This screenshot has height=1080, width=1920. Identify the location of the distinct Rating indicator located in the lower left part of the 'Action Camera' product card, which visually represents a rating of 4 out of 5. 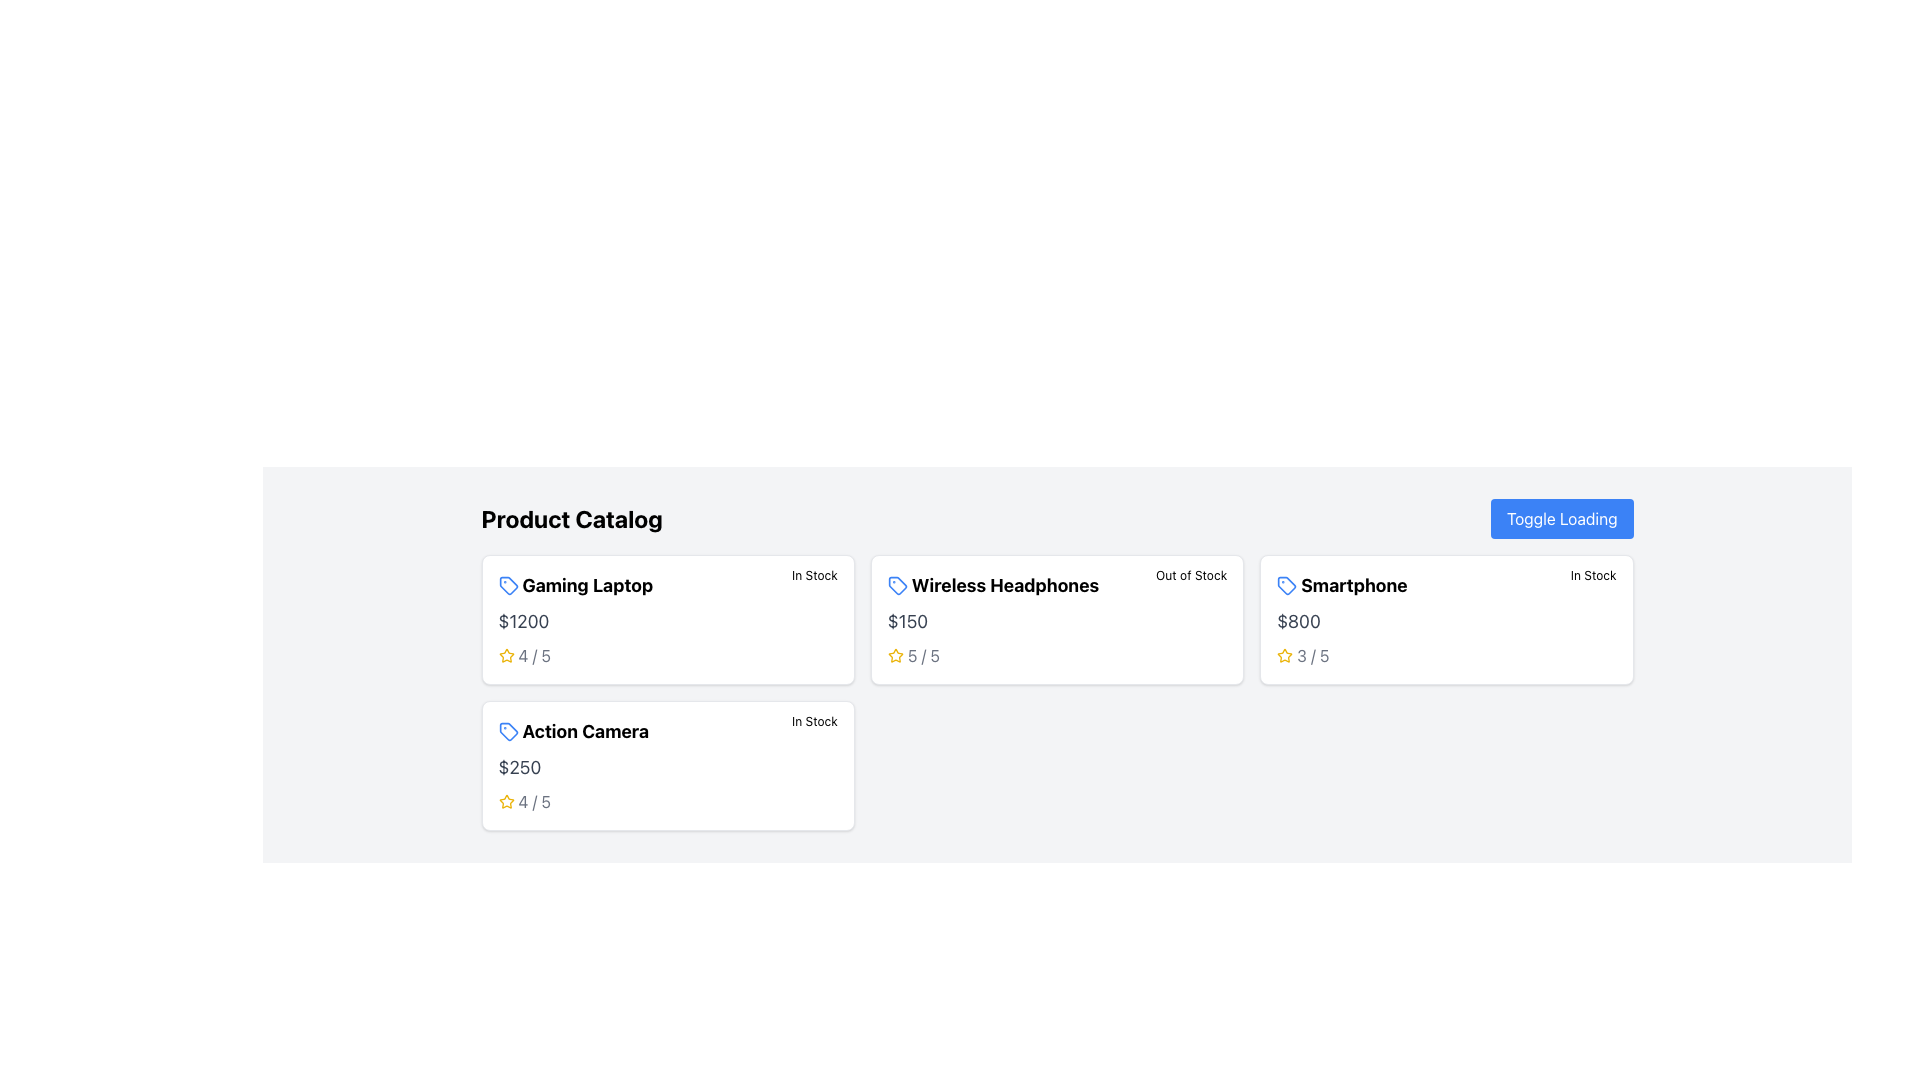
(524, 801).